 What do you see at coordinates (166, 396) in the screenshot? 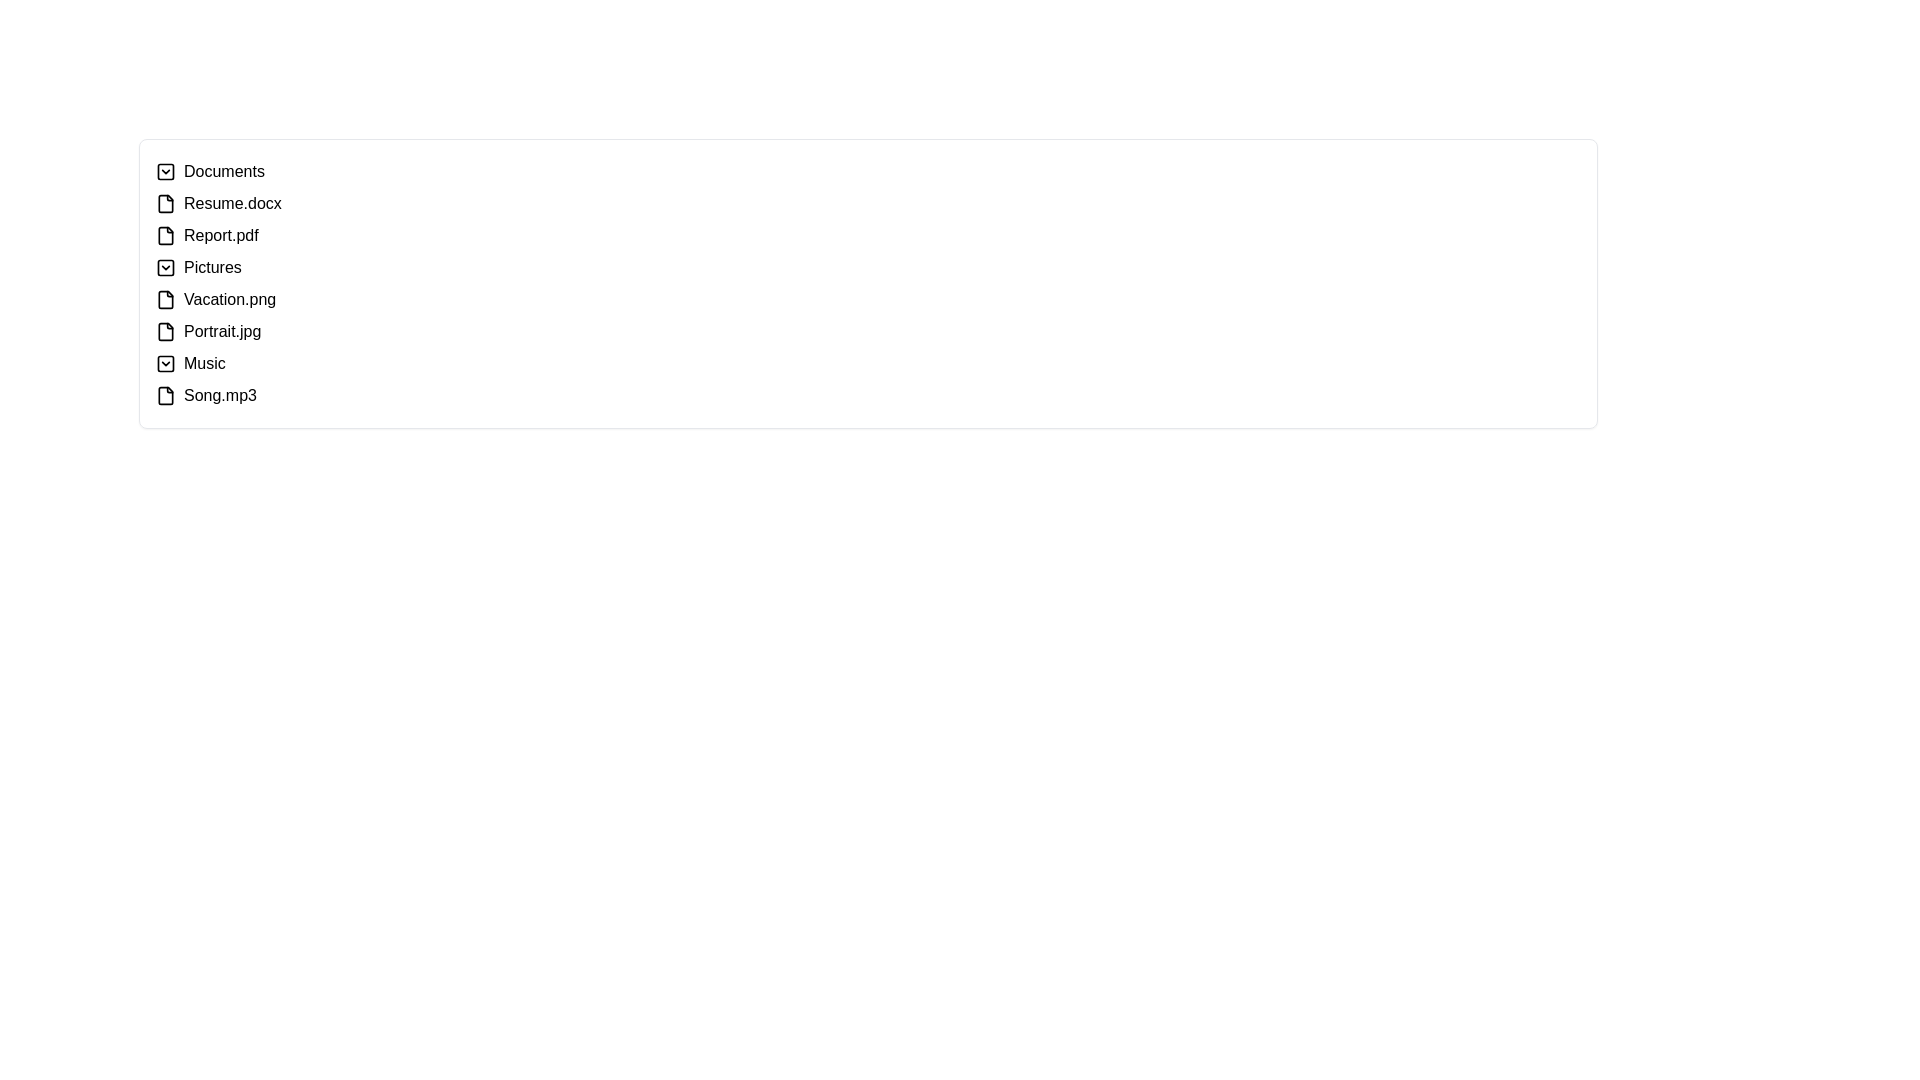
I see `the audio file icon located to the left of 'Song.mp3' in the 'Music' folder section of the file list` at bounding box center [166, 396].